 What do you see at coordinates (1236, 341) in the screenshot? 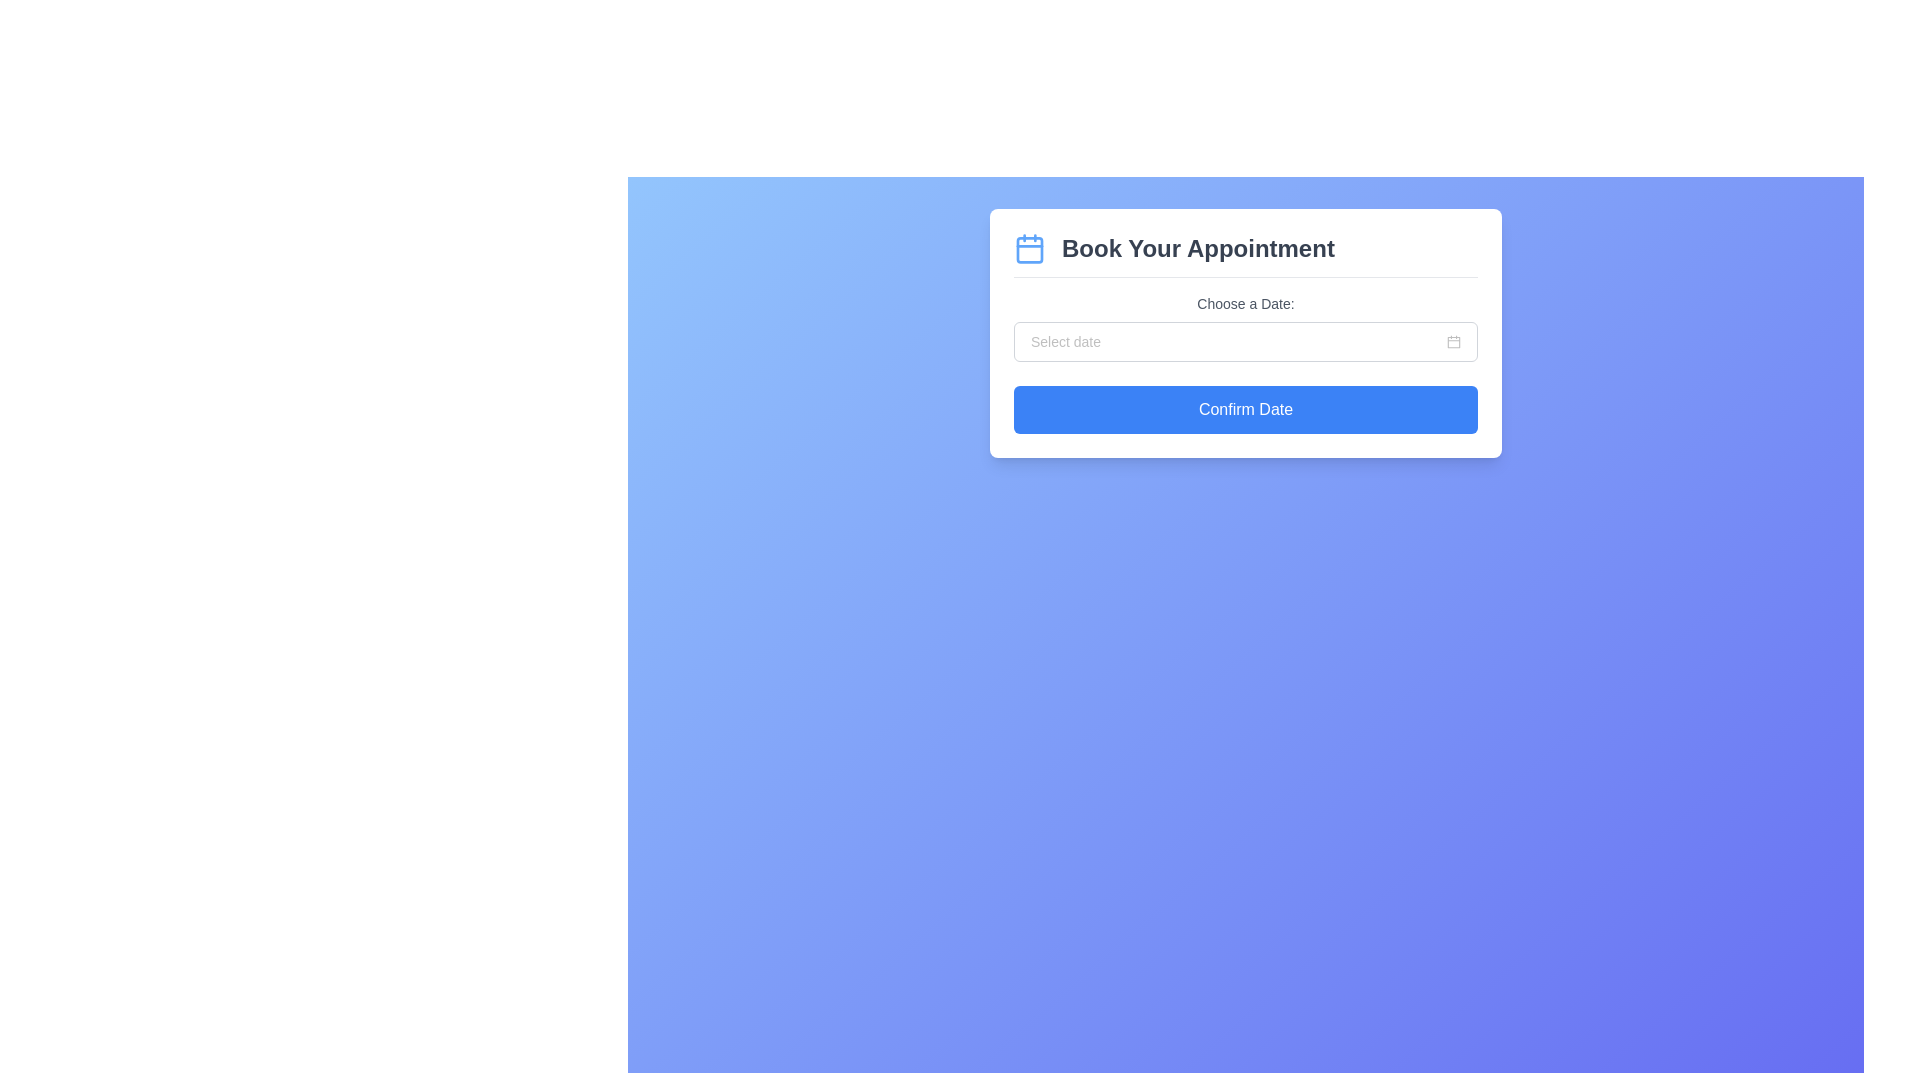
I see `the date selection input field with placeholder text 'Select date'` at bounding box center [1236, 341].